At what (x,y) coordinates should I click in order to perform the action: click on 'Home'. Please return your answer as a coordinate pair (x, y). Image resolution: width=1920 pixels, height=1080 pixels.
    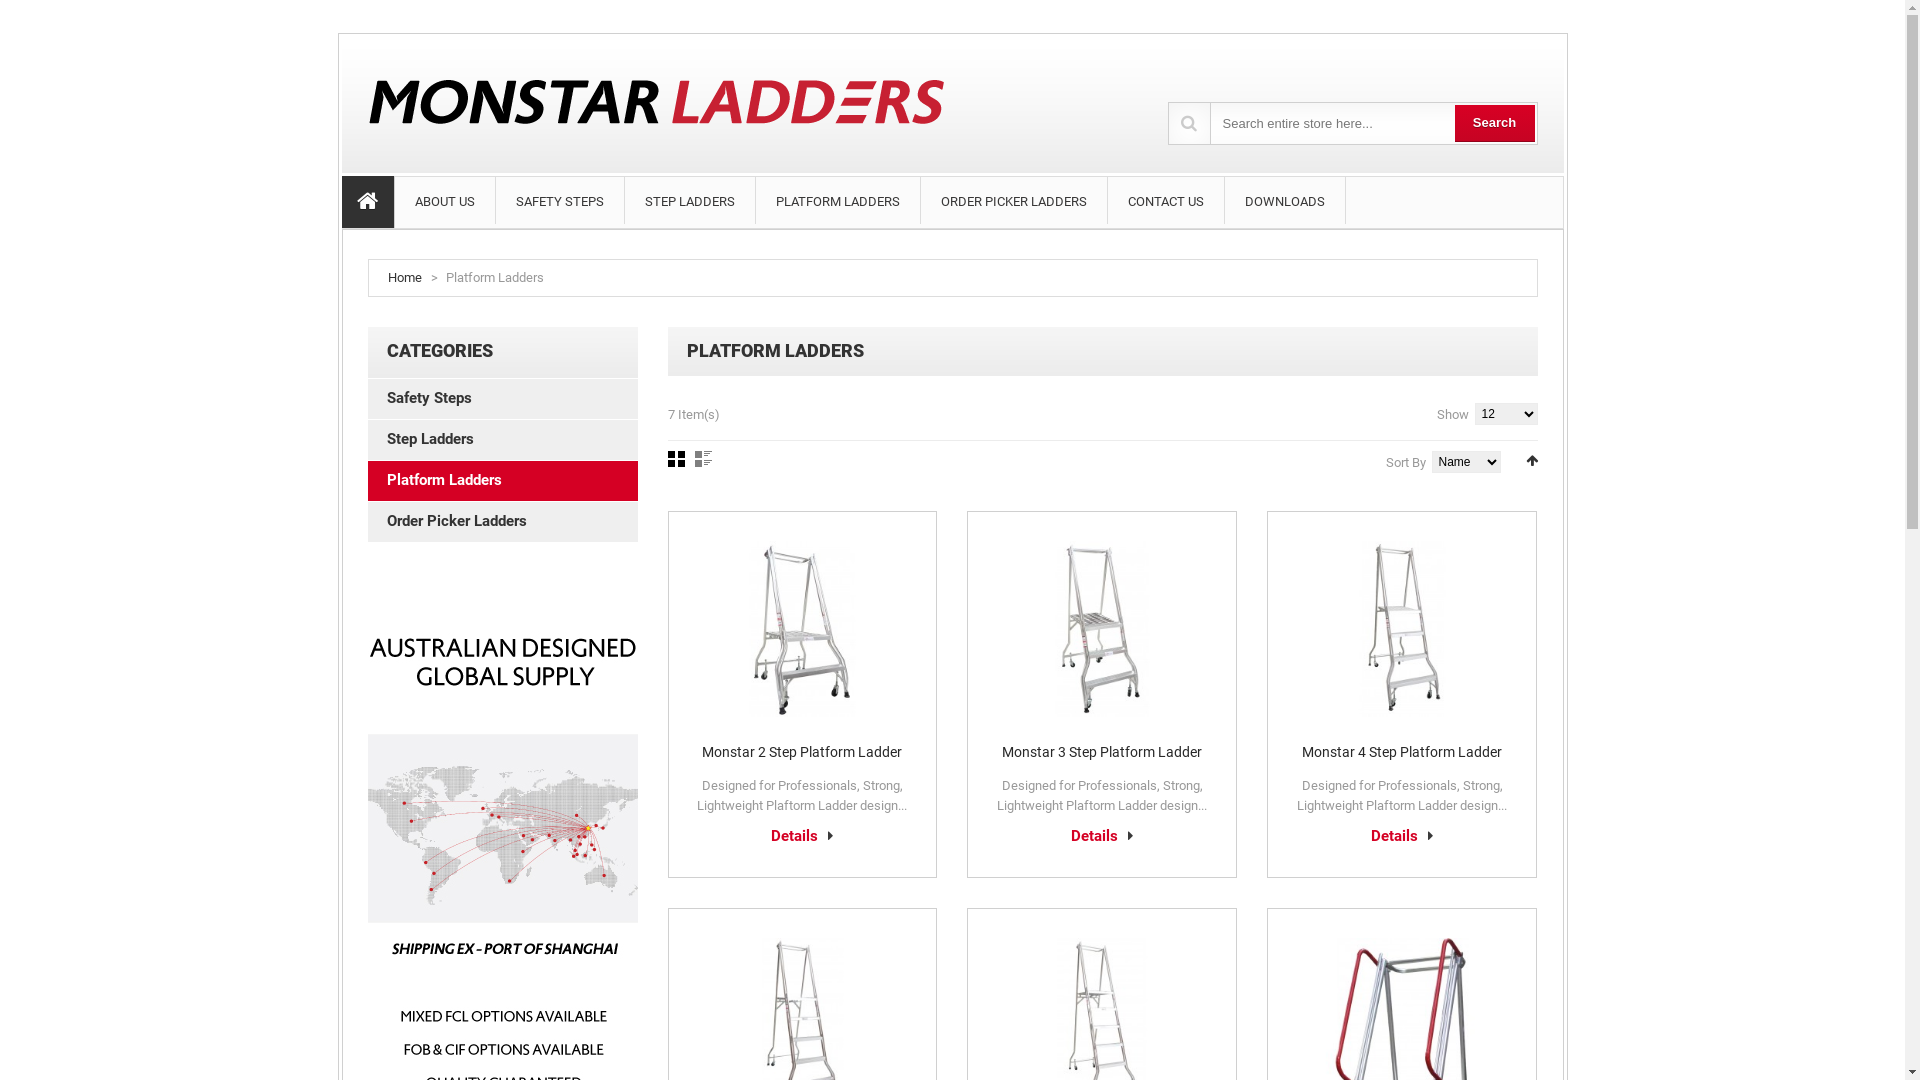
    Looking at the image, I should click on (403, 277).